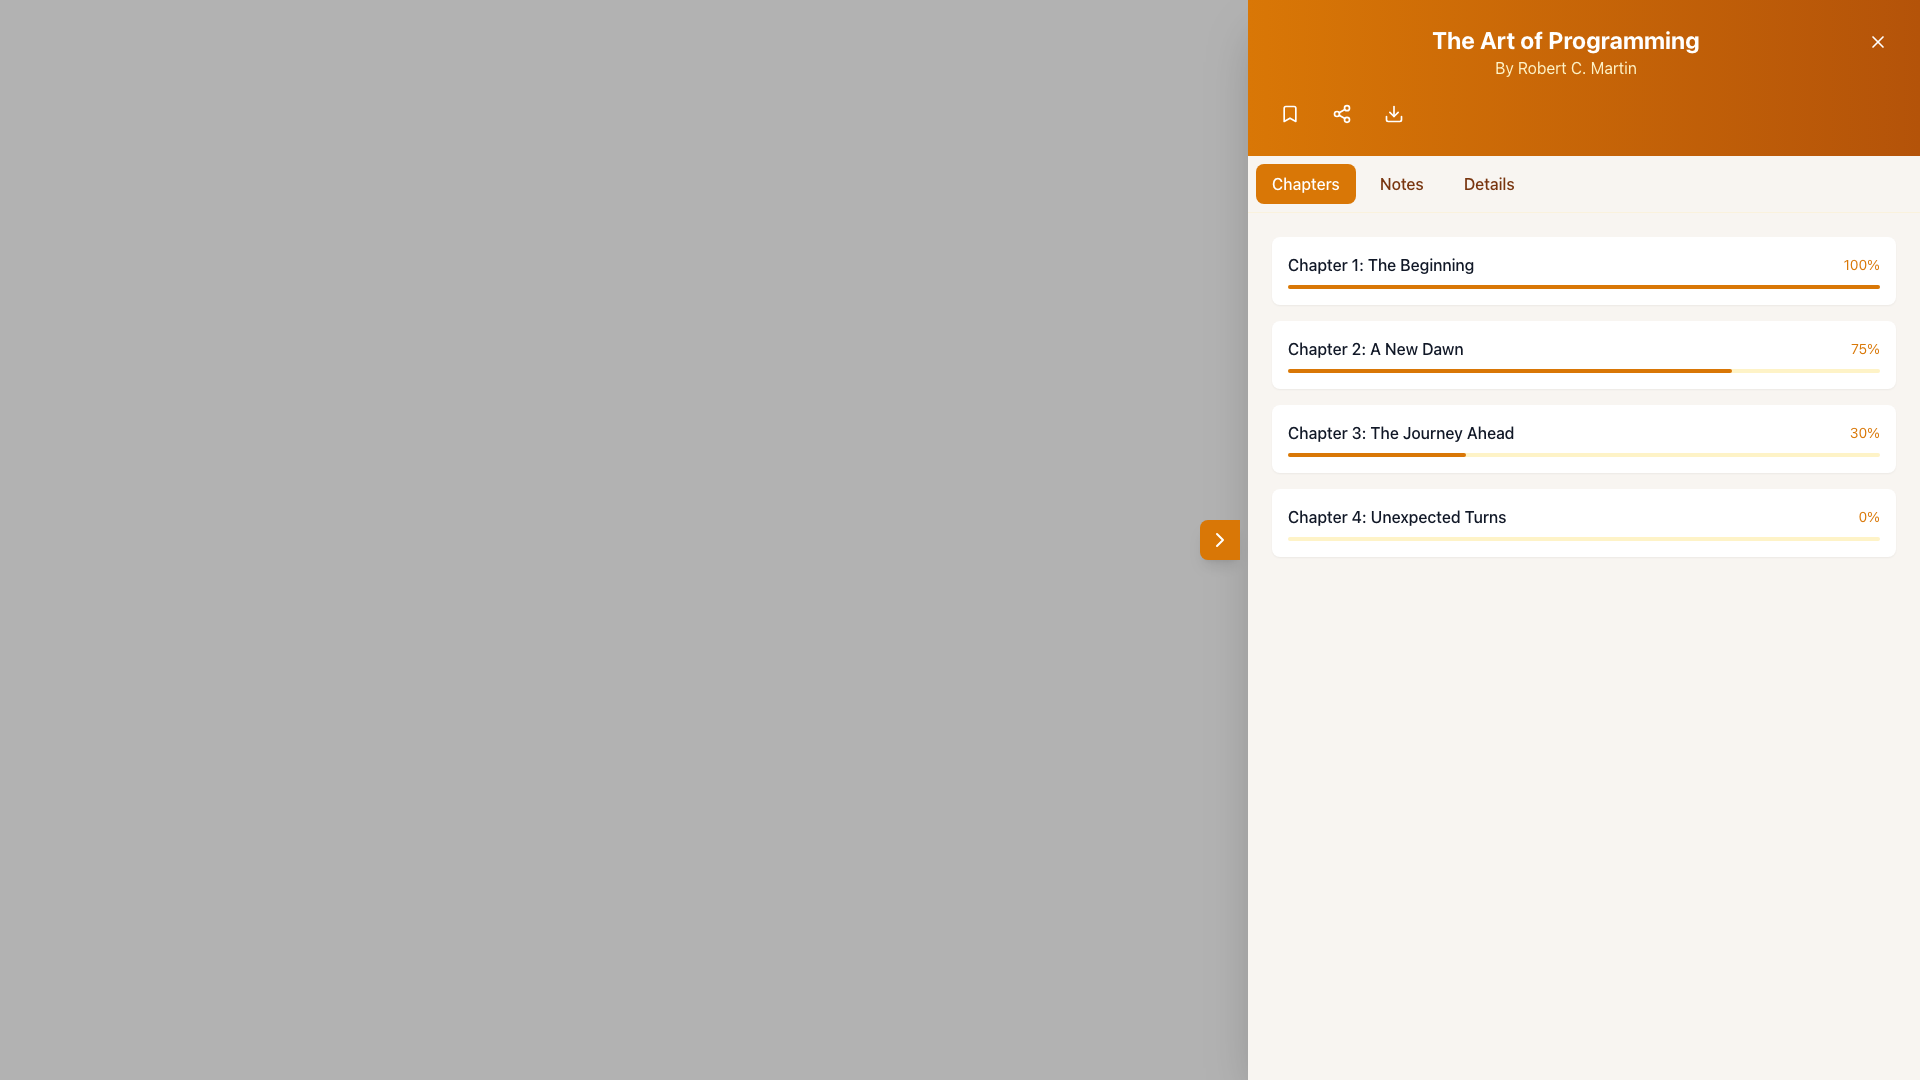 Image resolution: width=1920 pixels, height=1080 pixels. What do you see at coordinates (1305, 184) in the screenshot?
I see `the 'Chapters' button, which is a rectangular button with a yellow-orange background and white centered text` at bounding box center [1305, 184].